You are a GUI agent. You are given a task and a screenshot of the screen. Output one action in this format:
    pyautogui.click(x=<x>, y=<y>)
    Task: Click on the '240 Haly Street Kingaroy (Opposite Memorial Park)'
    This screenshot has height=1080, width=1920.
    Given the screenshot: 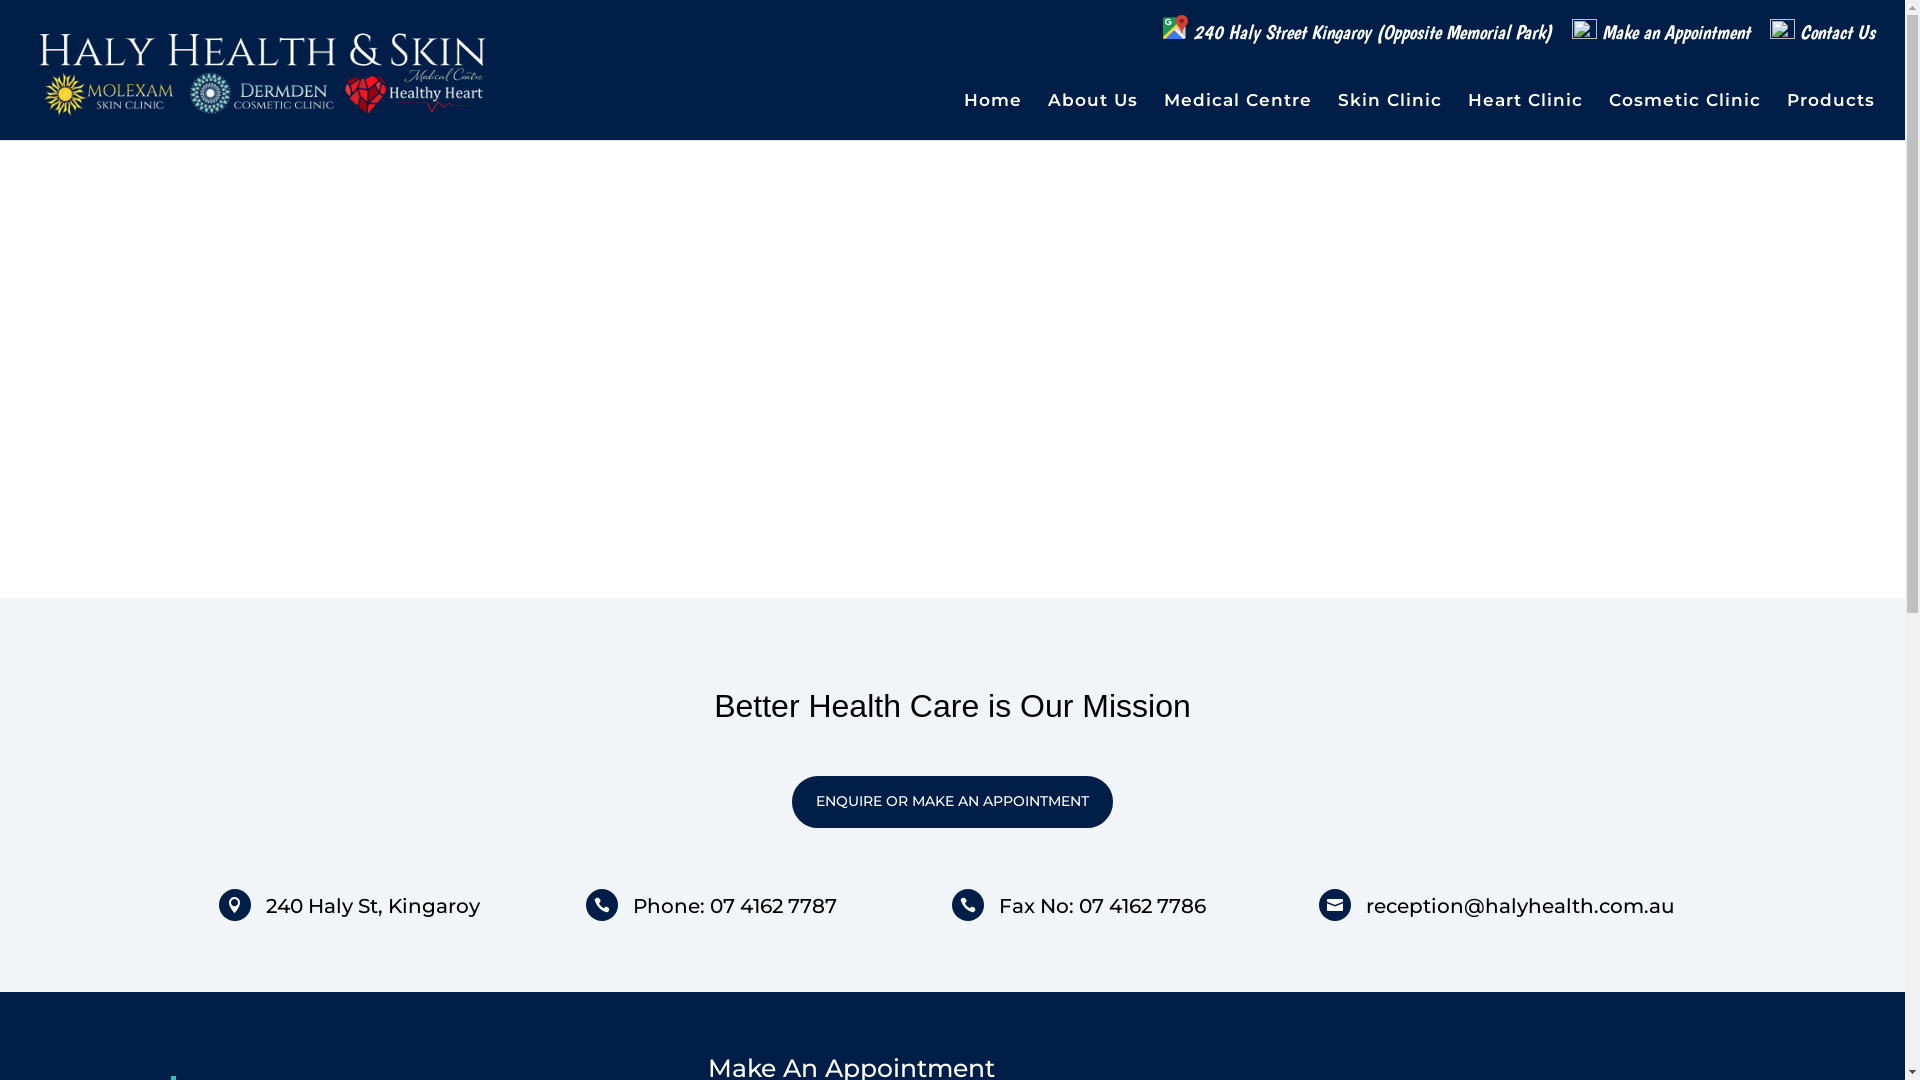 What is the action you would take?
    pyautogui.click(x=1357, y=35)
    